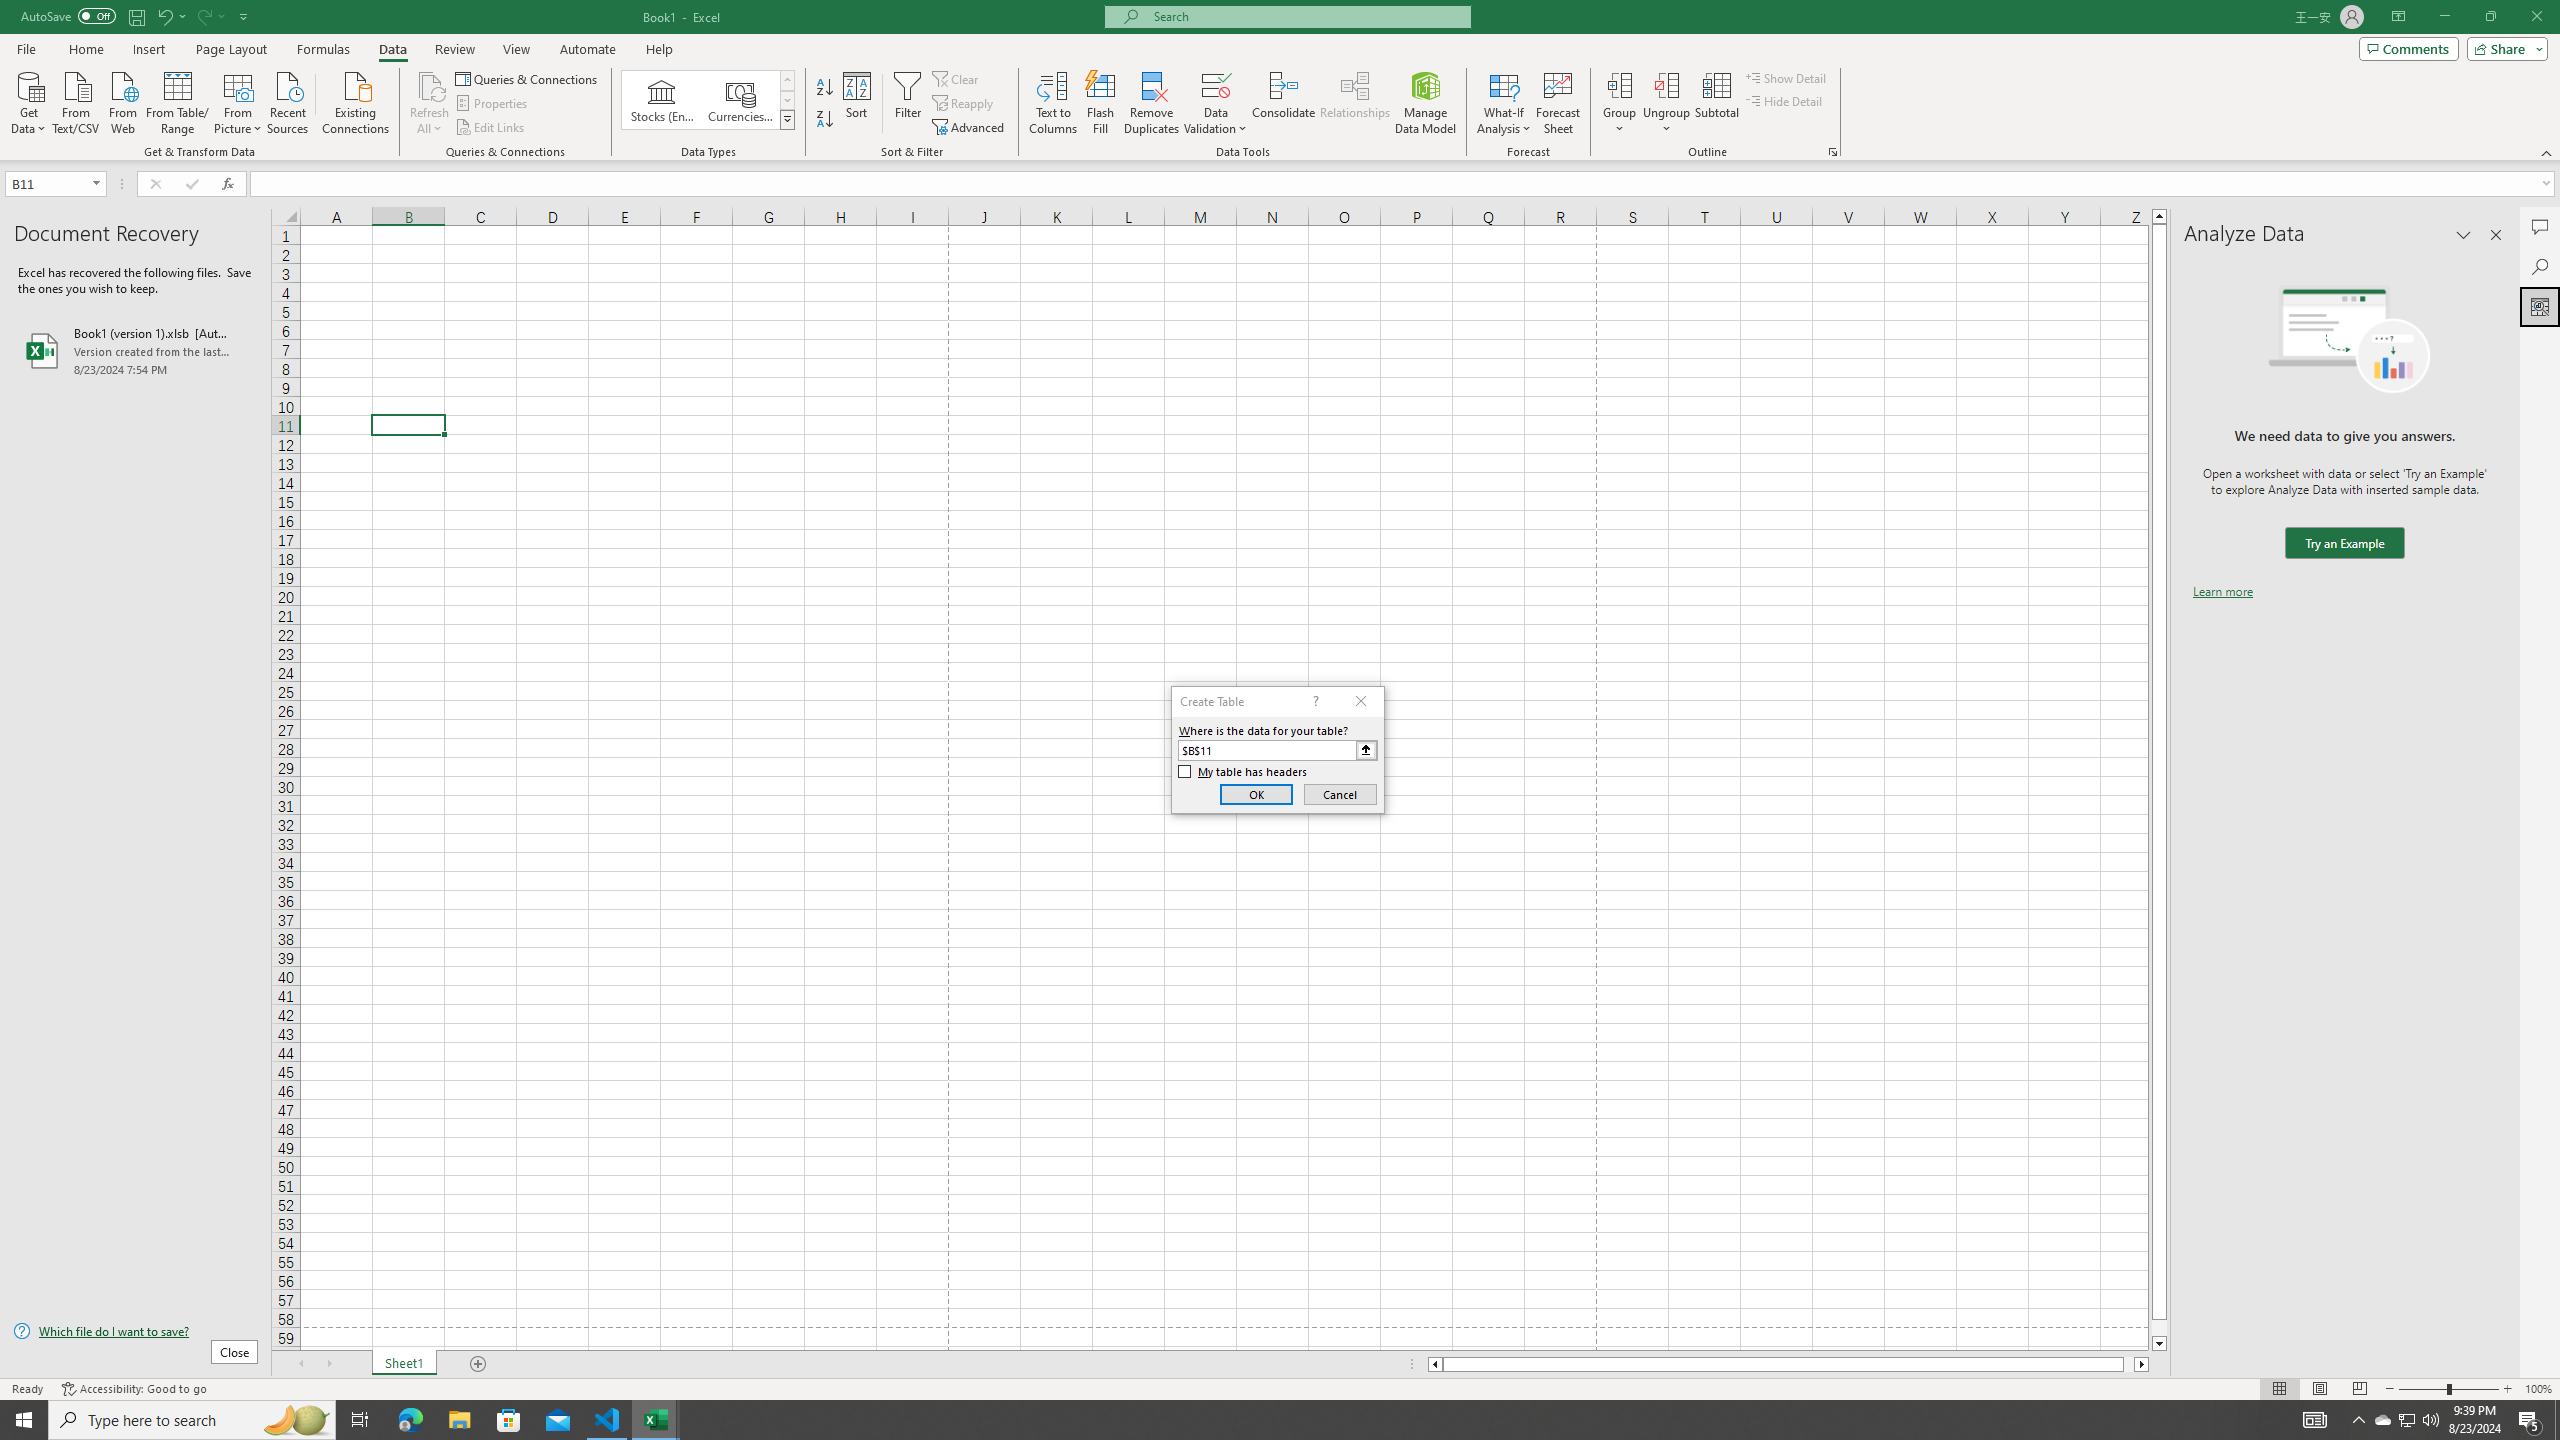 This screenshot has width=2560, height=1440. What do you see at coordinates (787, 99) in the screenshot?
I see `'Row Down'` at bounding box center [787, 99].